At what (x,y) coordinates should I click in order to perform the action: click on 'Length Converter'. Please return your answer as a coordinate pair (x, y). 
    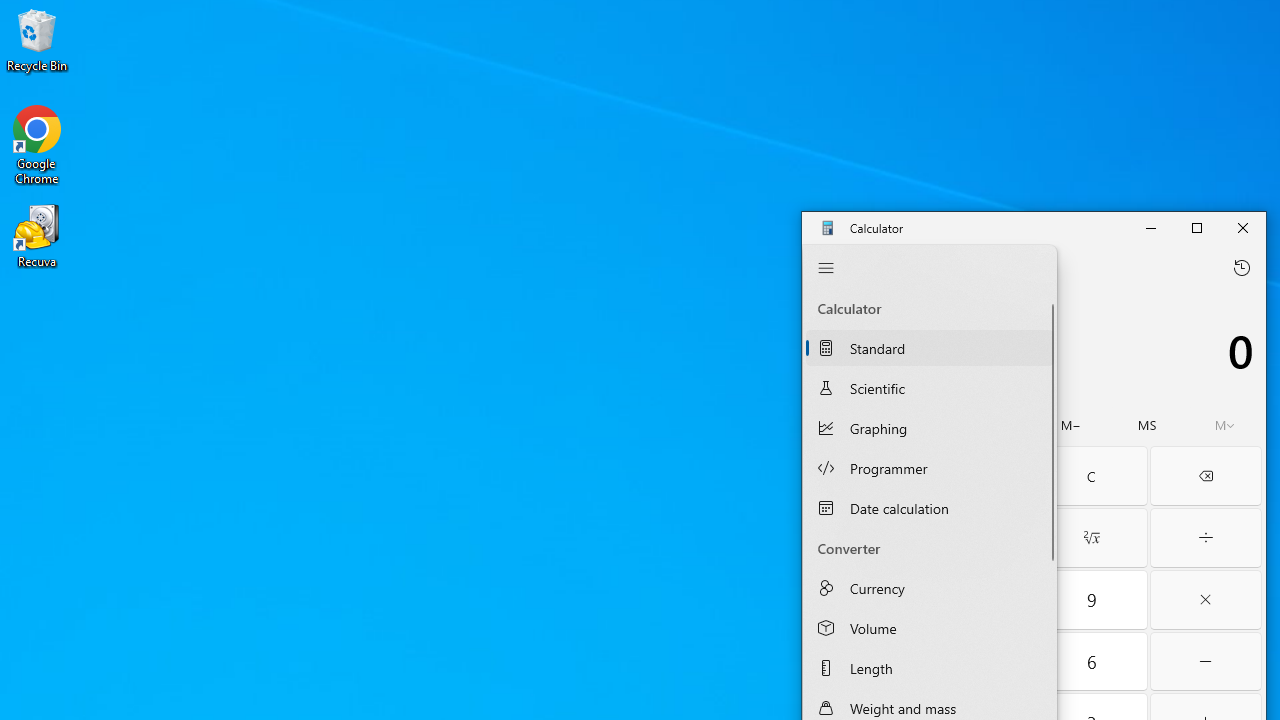
    Looking at the image, I should click on (928, 668).